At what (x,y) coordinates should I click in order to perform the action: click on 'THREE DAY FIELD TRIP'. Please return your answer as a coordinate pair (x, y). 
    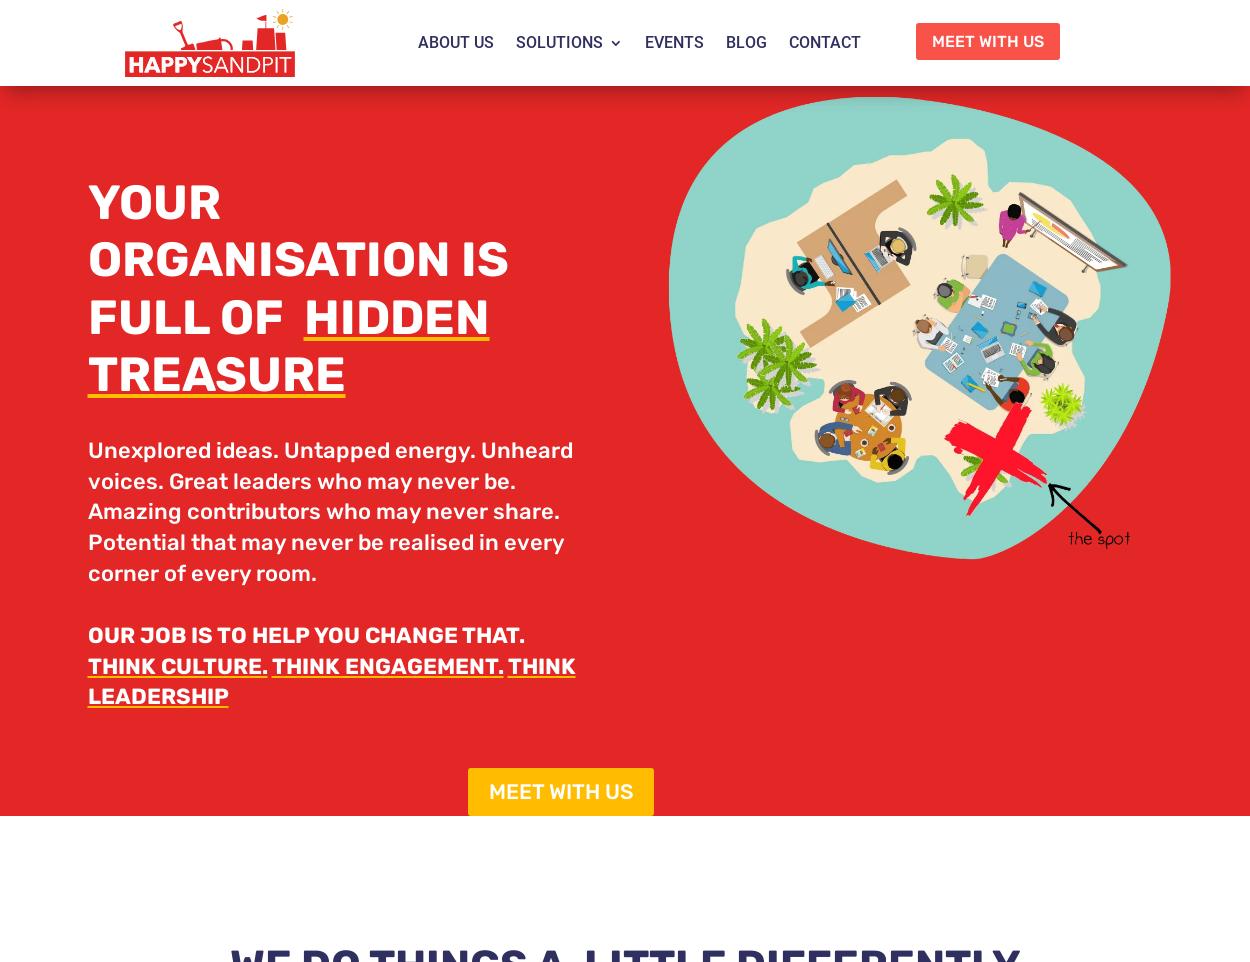
    Looking at the image, I should click on (629, 242).